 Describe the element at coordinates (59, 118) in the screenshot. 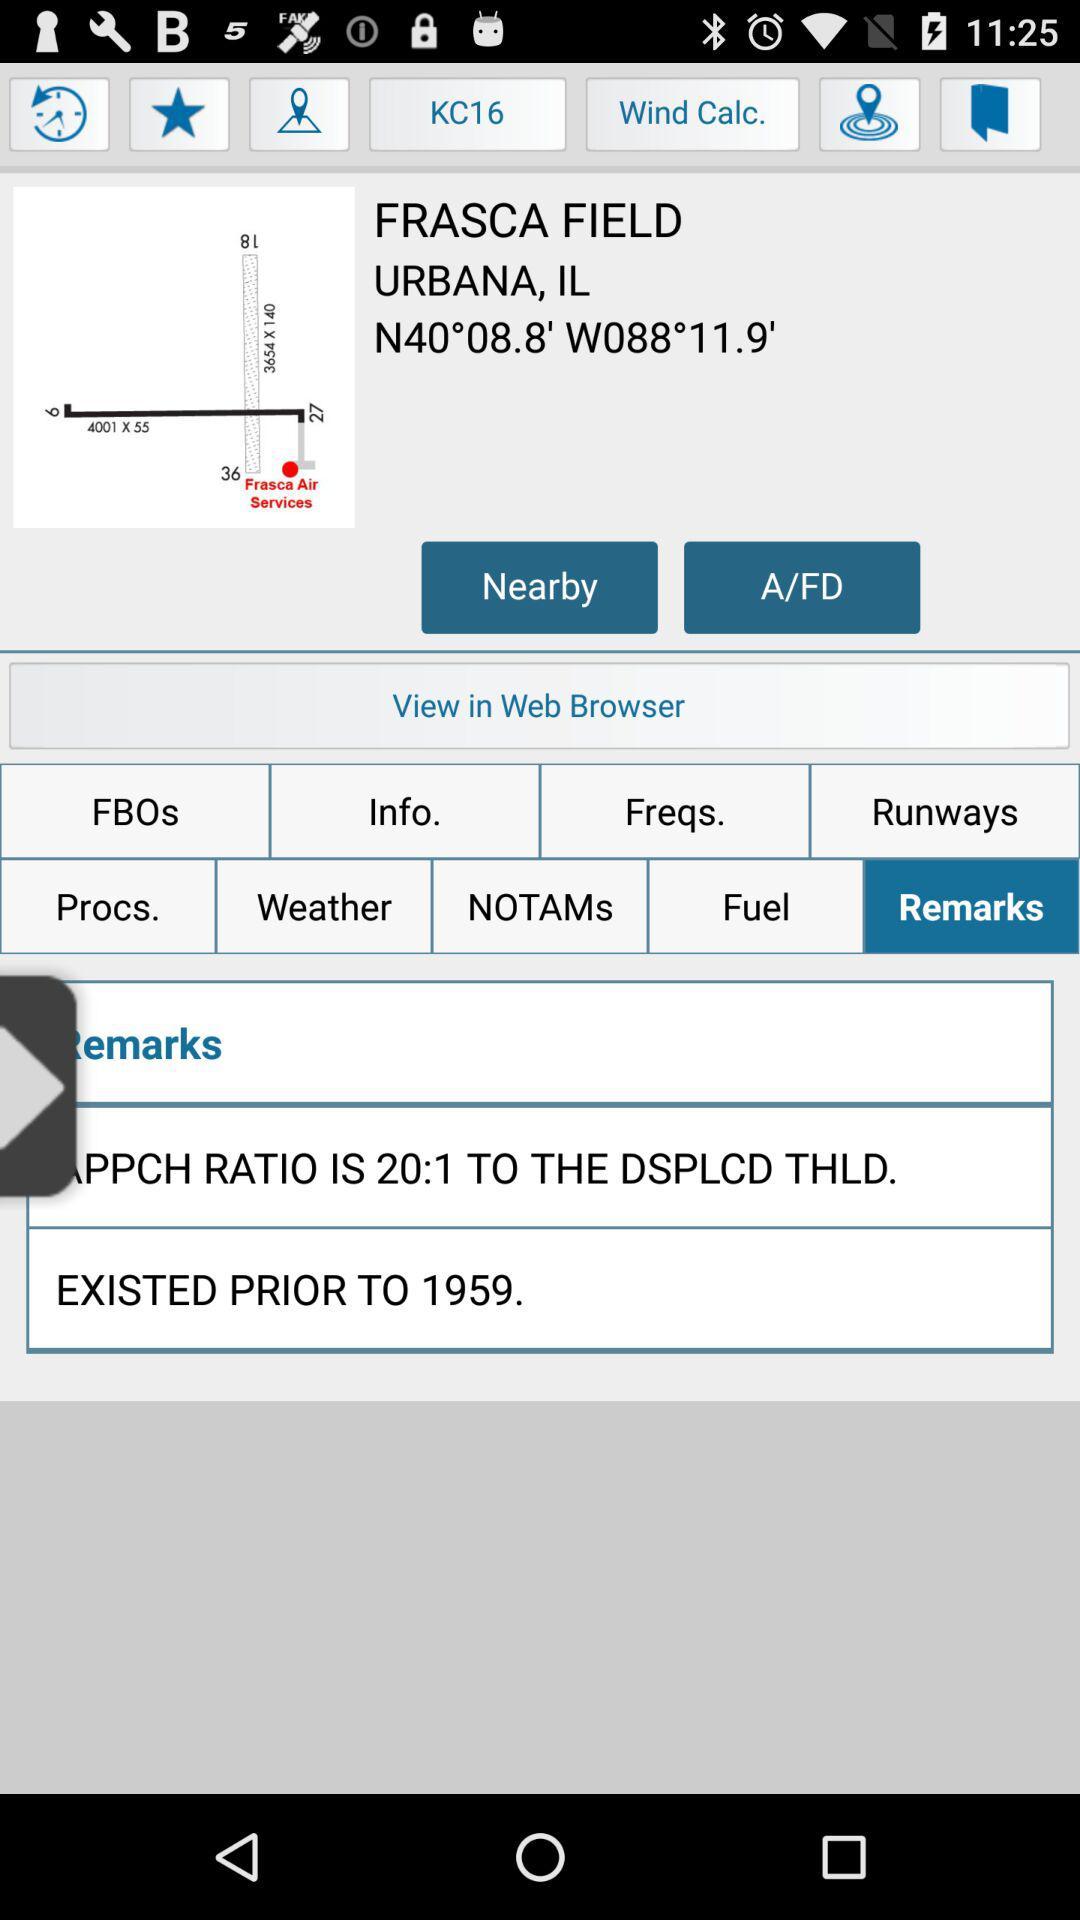

I see `menu button` at that location.